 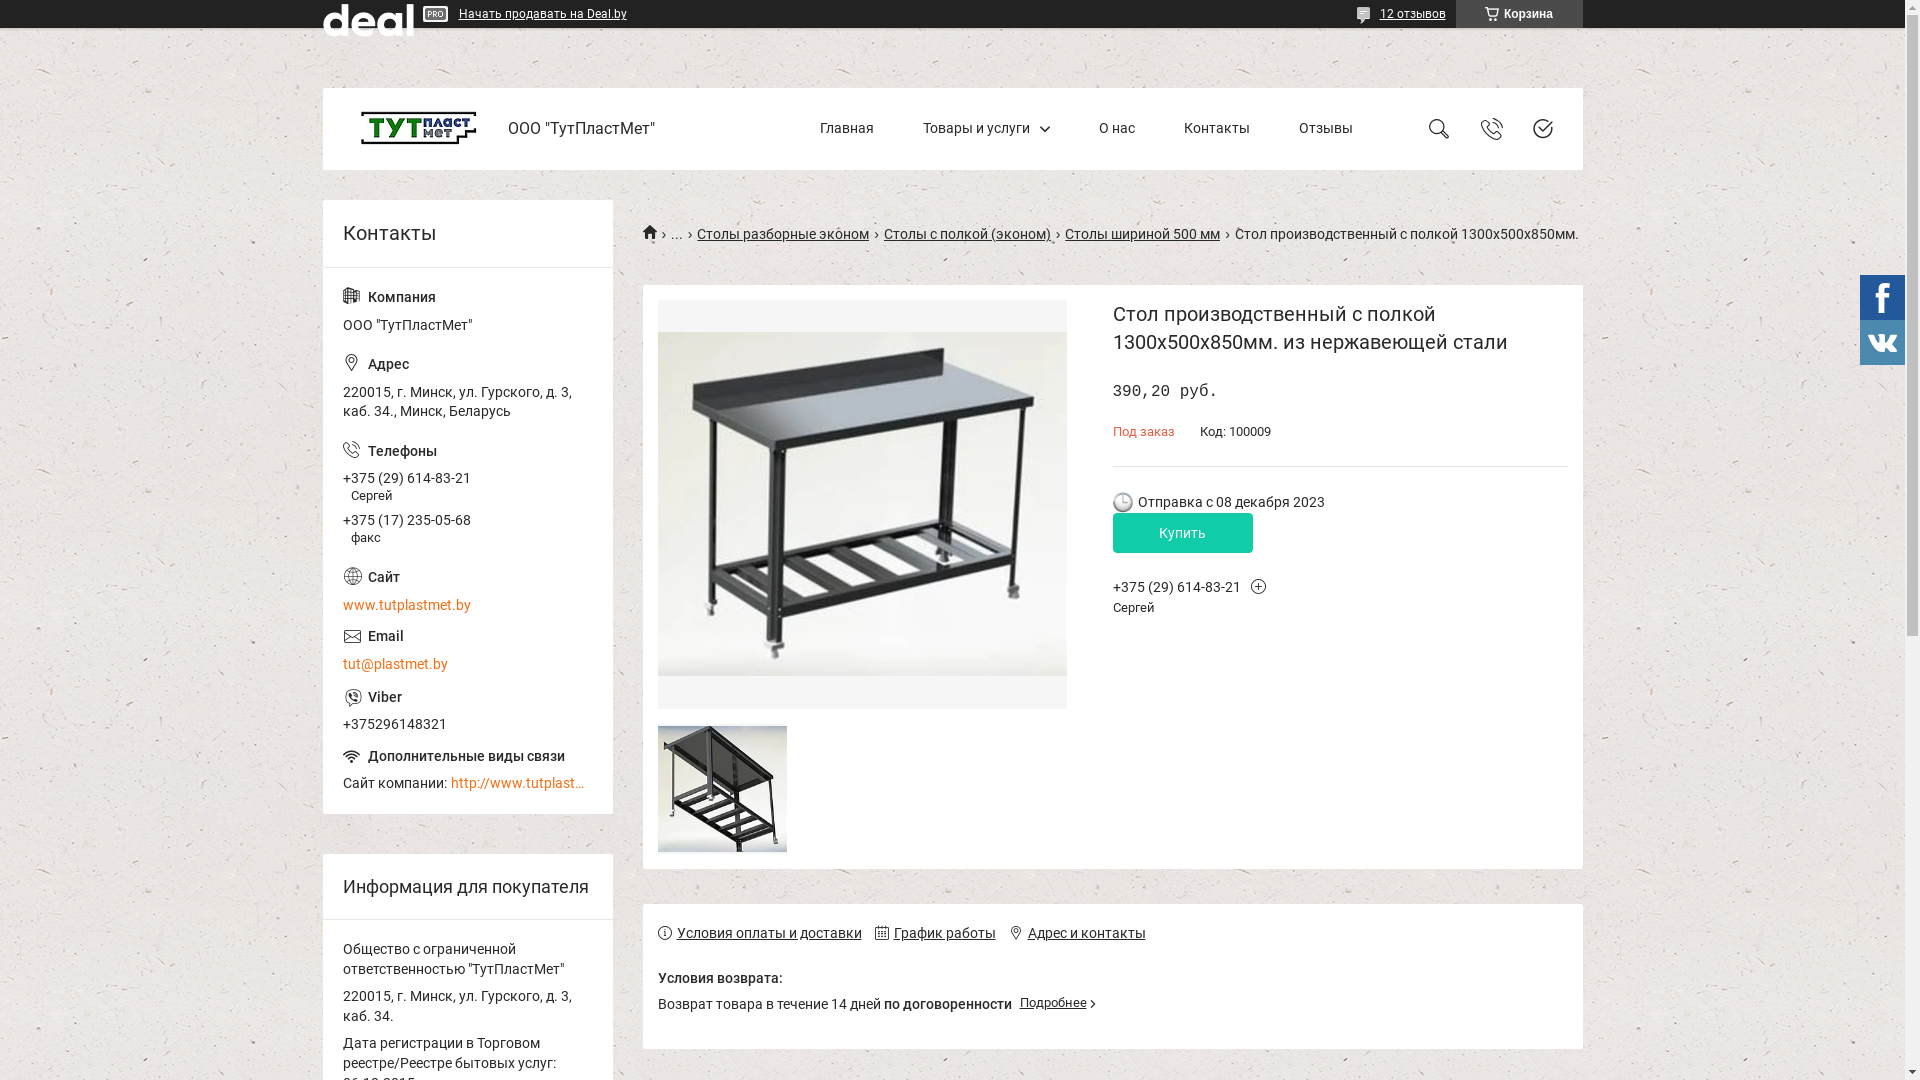 I want to click on 'tut@plastmet.by', so click(x=465, y=650).